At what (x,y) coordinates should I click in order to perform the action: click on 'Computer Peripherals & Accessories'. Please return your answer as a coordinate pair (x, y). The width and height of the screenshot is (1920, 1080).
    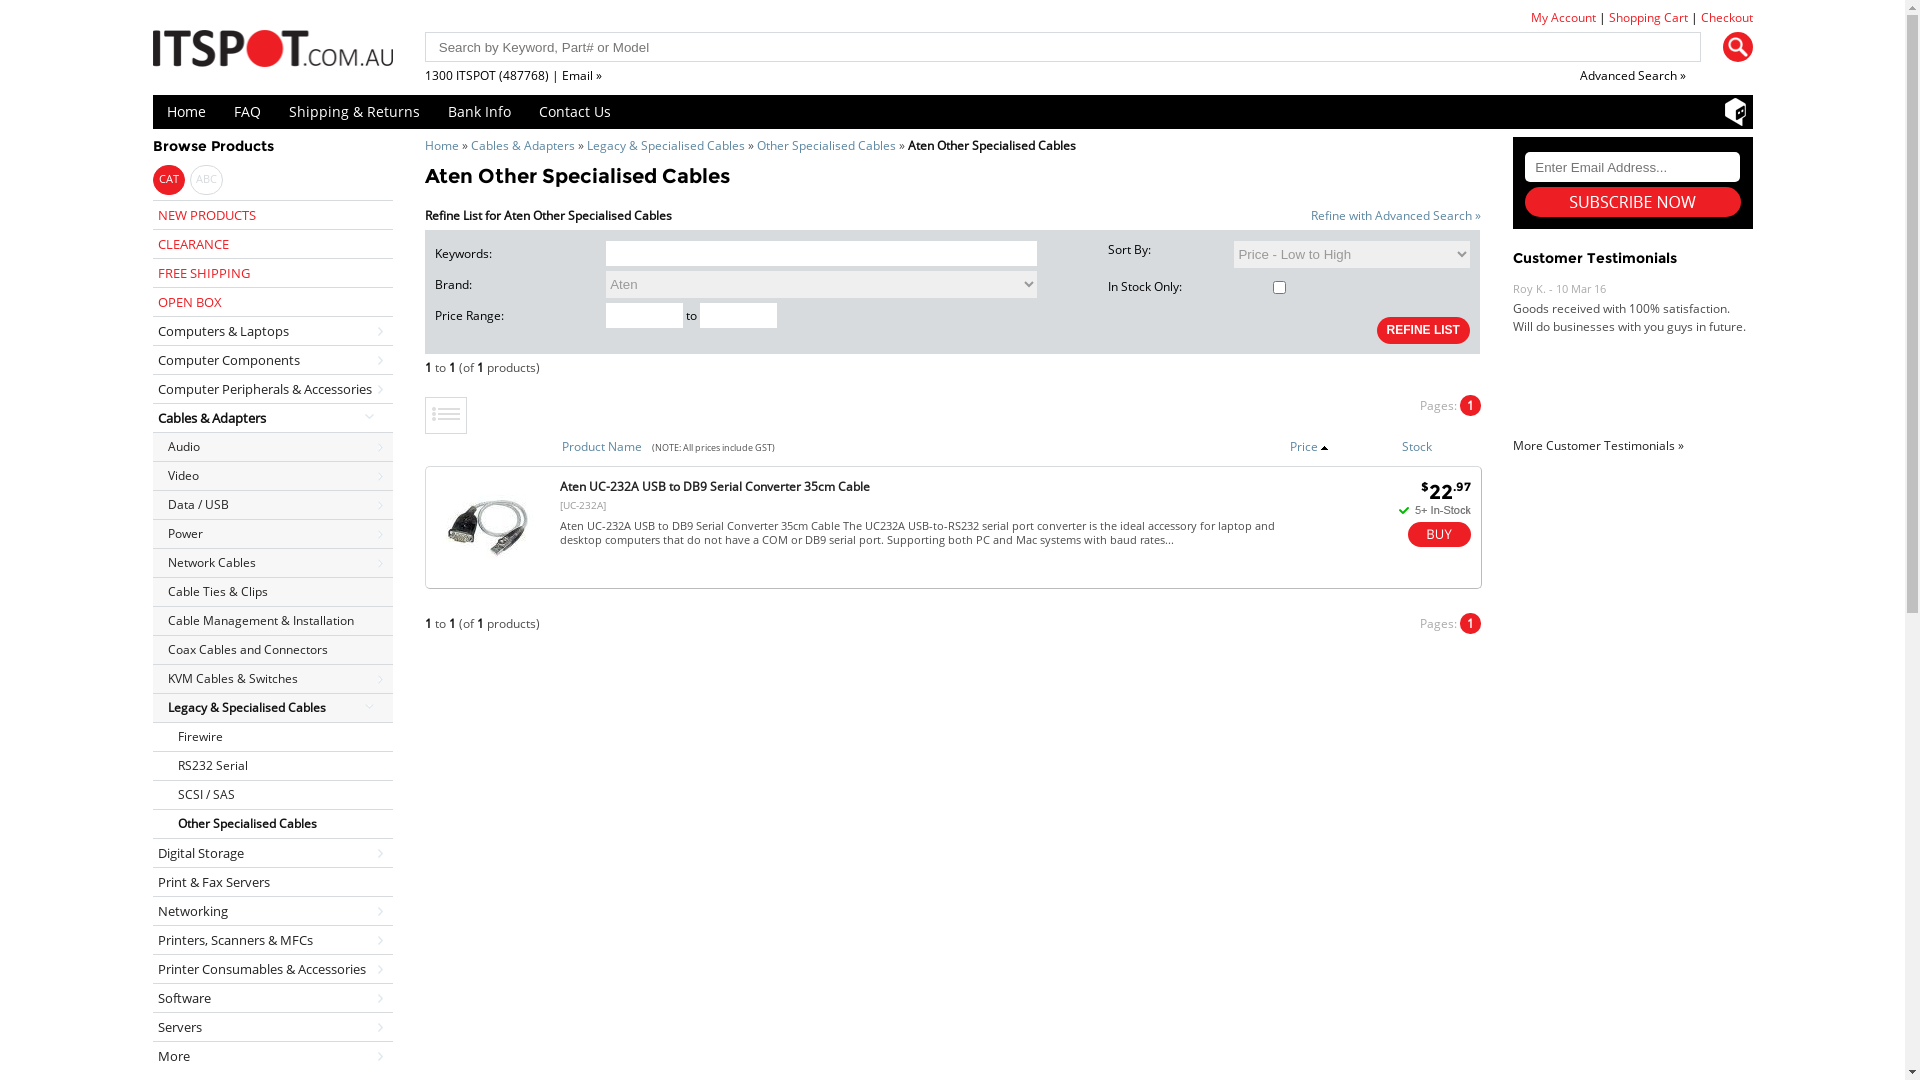
    Looking at the image, I should click on (271, 388).